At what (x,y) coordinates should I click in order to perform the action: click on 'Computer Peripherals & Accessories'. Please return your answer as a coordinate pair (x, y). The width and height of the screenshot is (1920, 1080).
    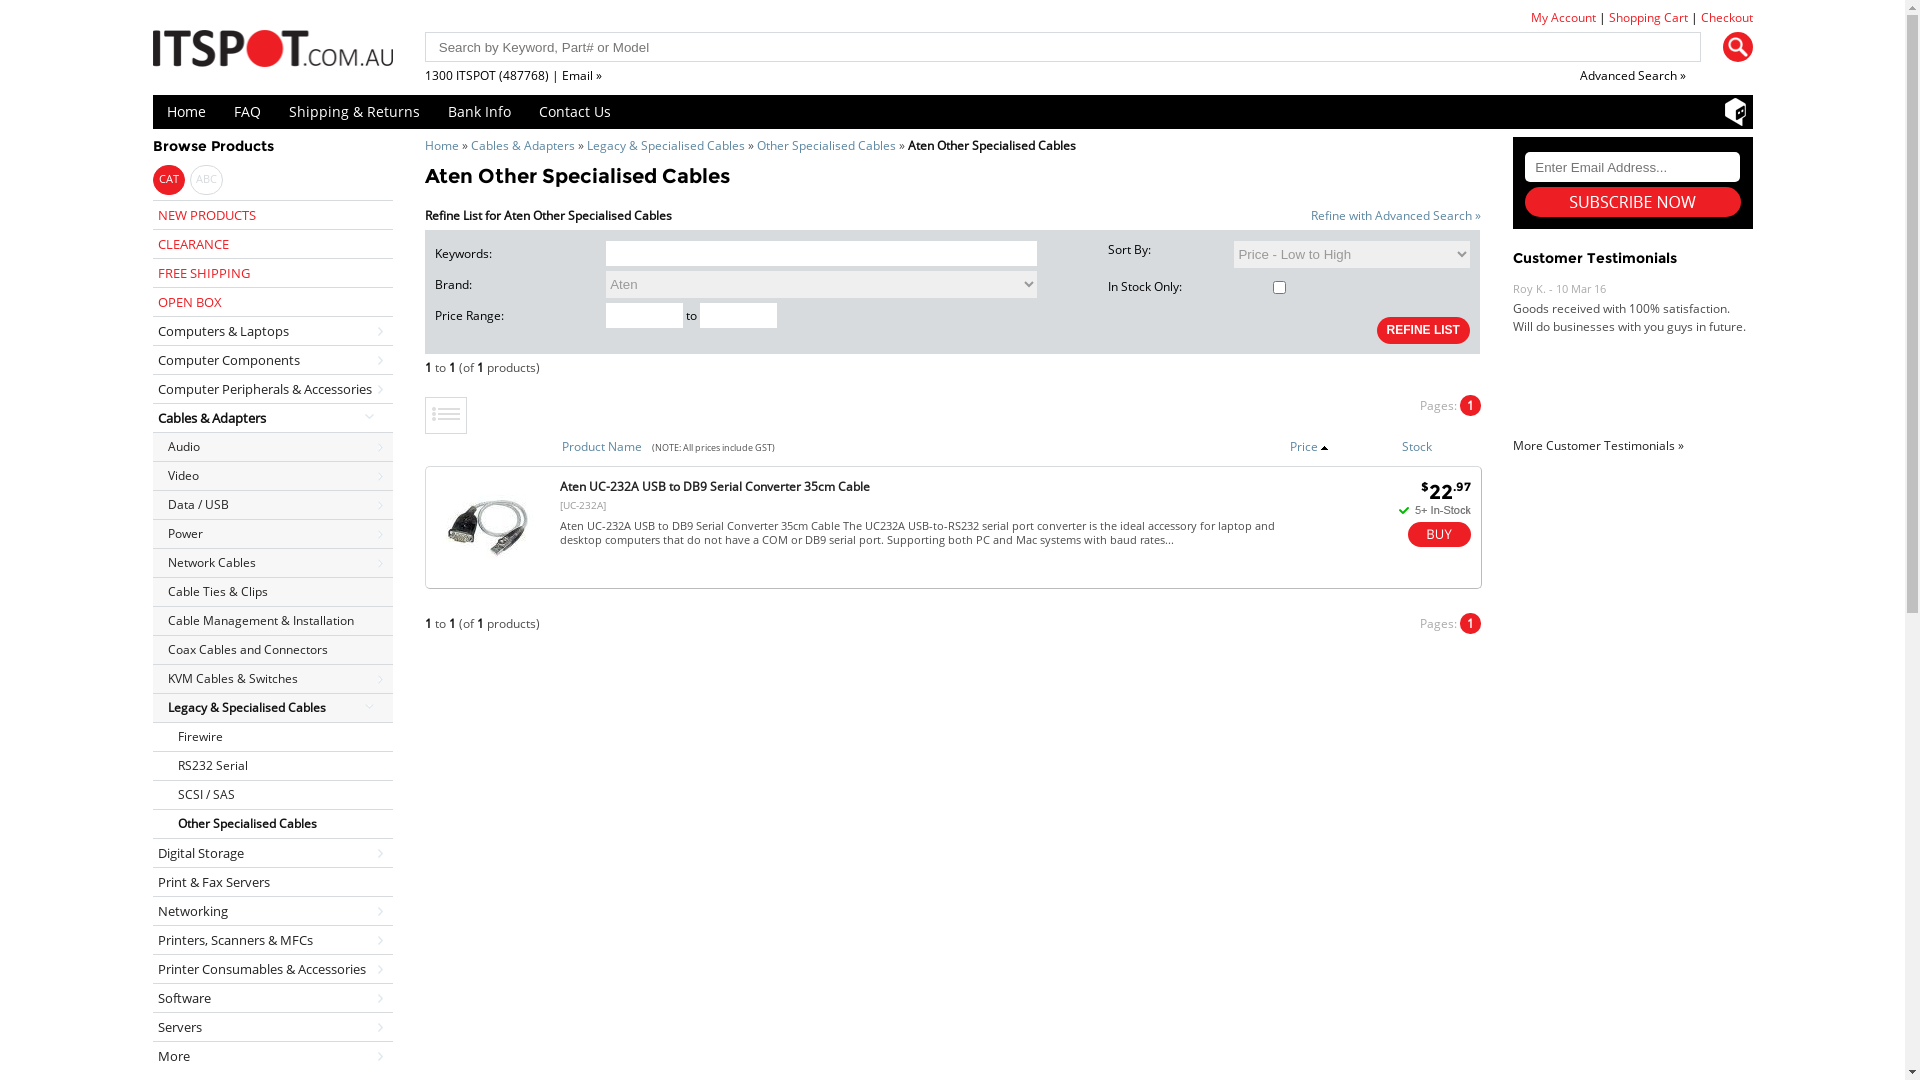
    Looking at the image, I should click on (271, 388).